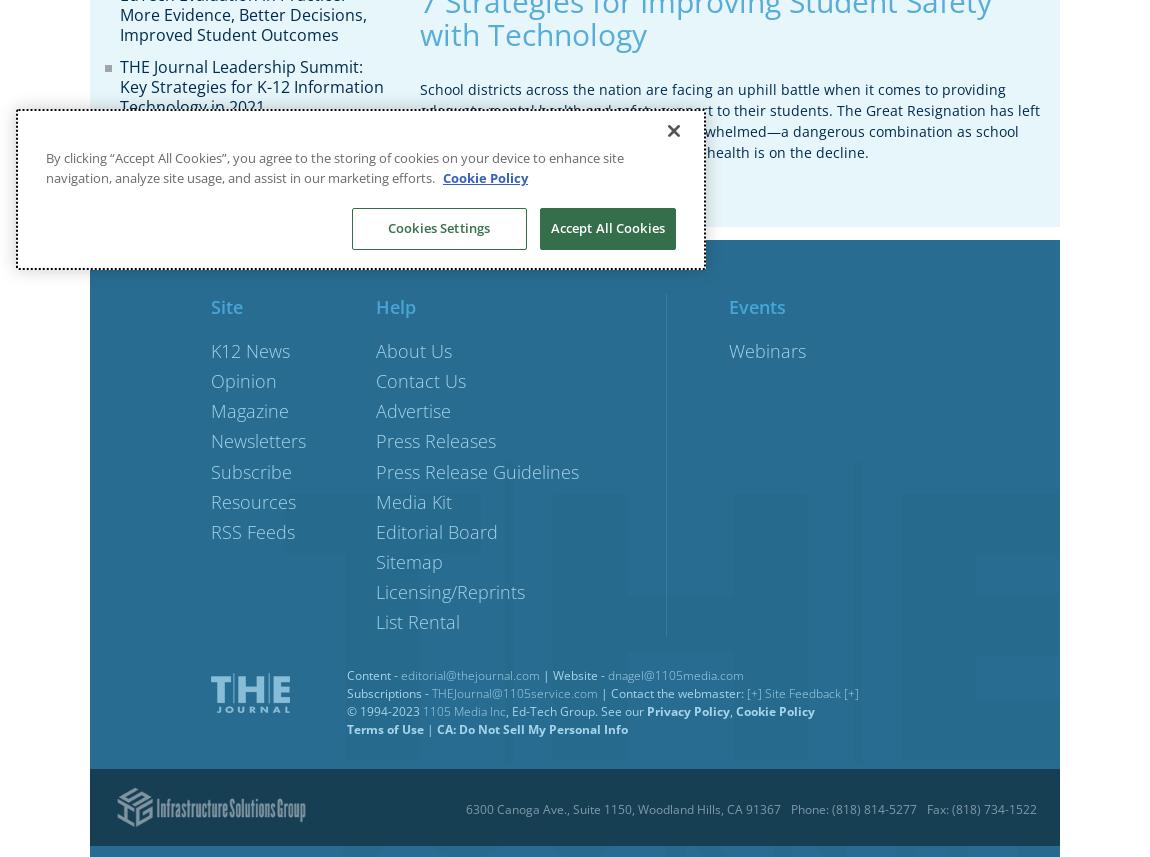 This screenshot has height=857, width=1150. Describe the element at coordinates (249, 411) in the screenshot. I see `'Magazine'` at that location.